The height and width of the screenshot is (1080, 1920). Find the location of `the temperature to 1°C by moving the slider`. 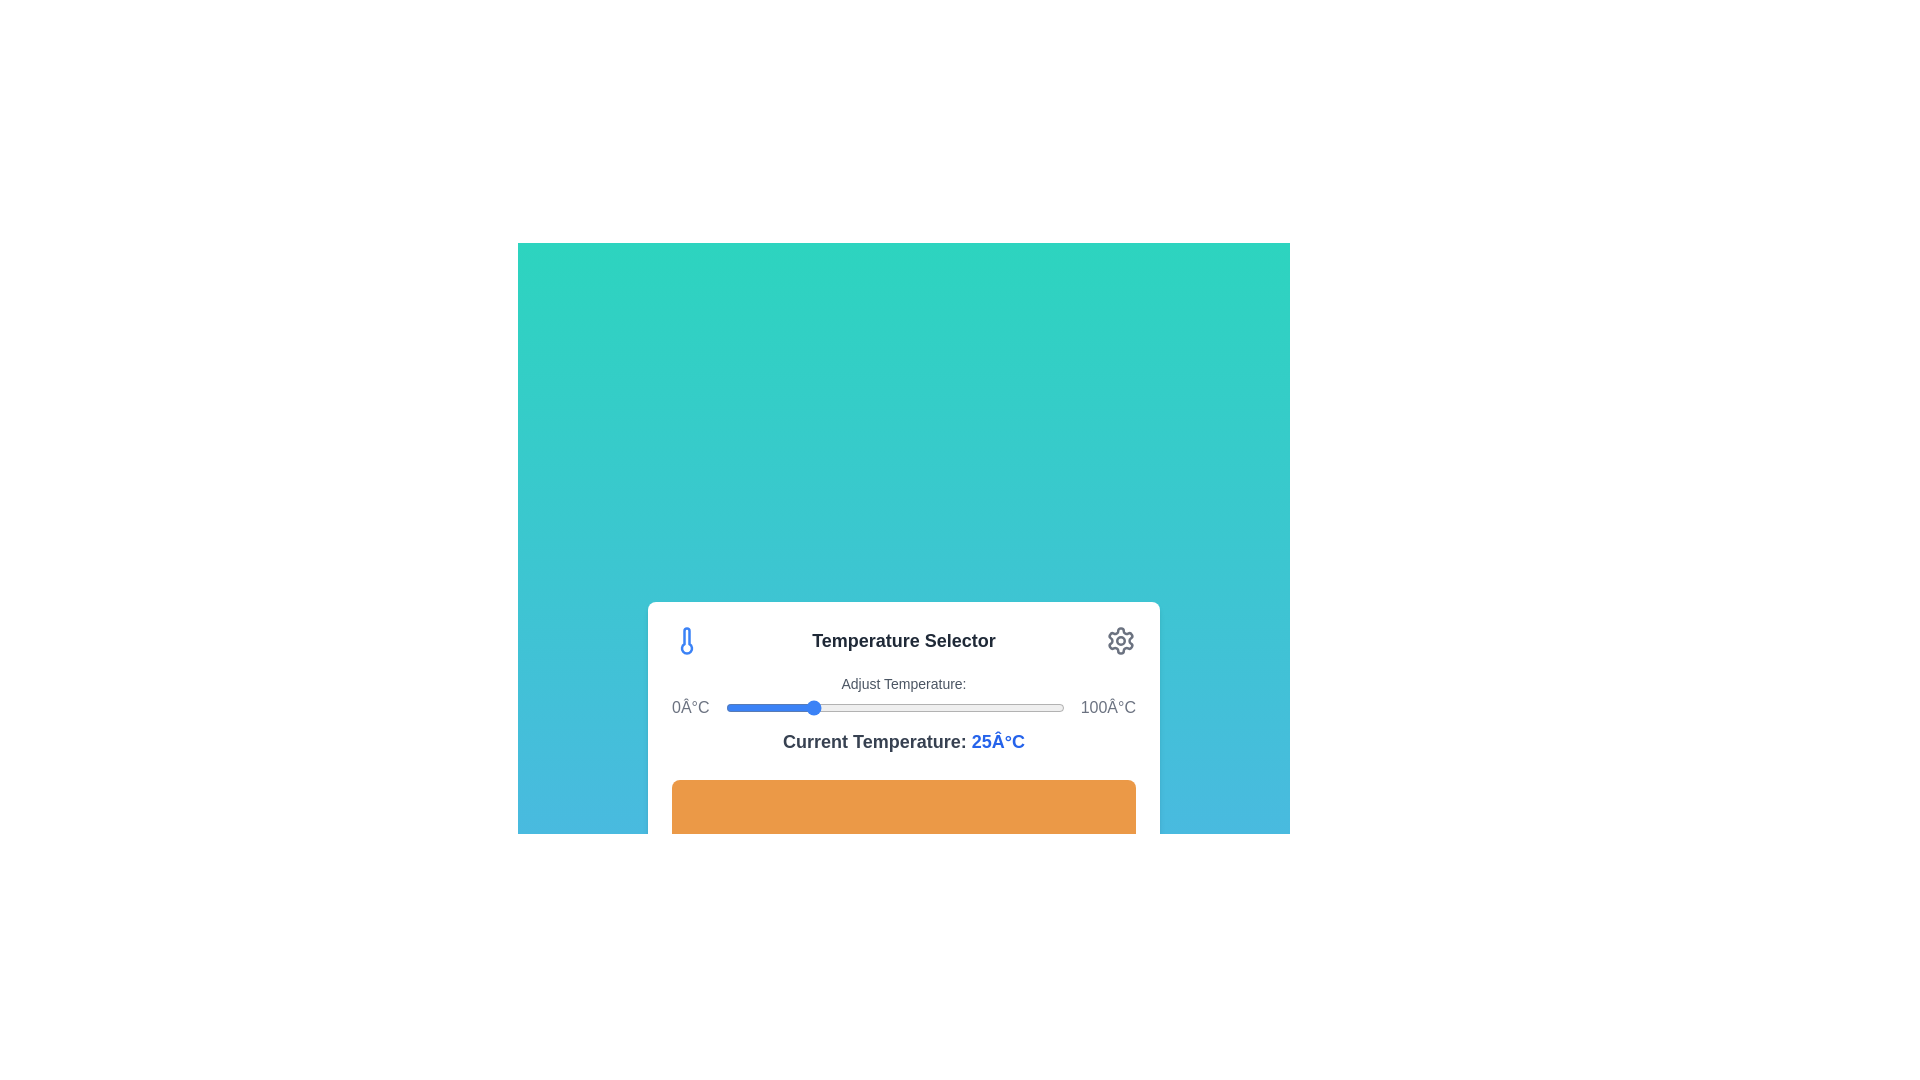

the temperature to 1°C by moving the slider is located at coordinates (727, 707).